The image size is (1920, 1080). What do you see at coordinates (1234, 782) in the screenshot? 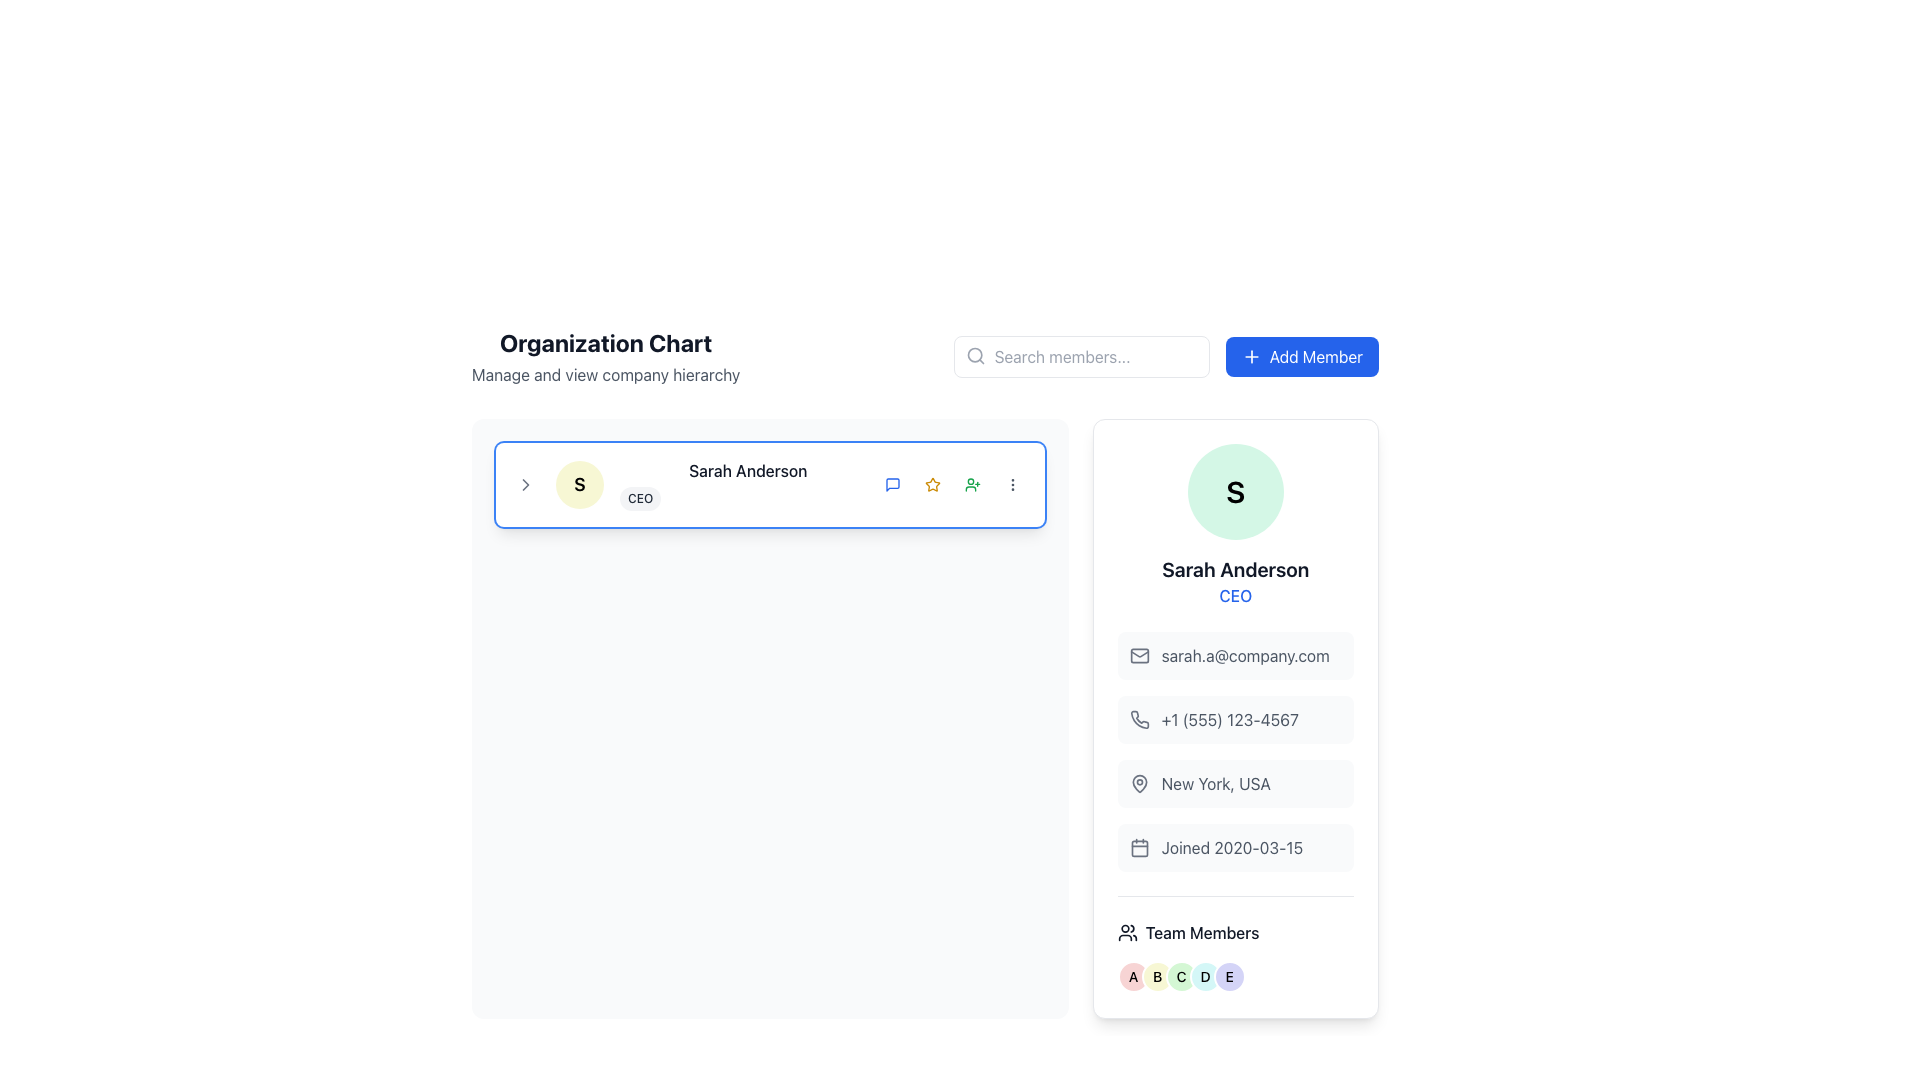
I see `the text label with the map pin icon that displays 'New York, USA', which is located in the user information panel between the phone number and joined date entries` at bounding box center [1234, 782].